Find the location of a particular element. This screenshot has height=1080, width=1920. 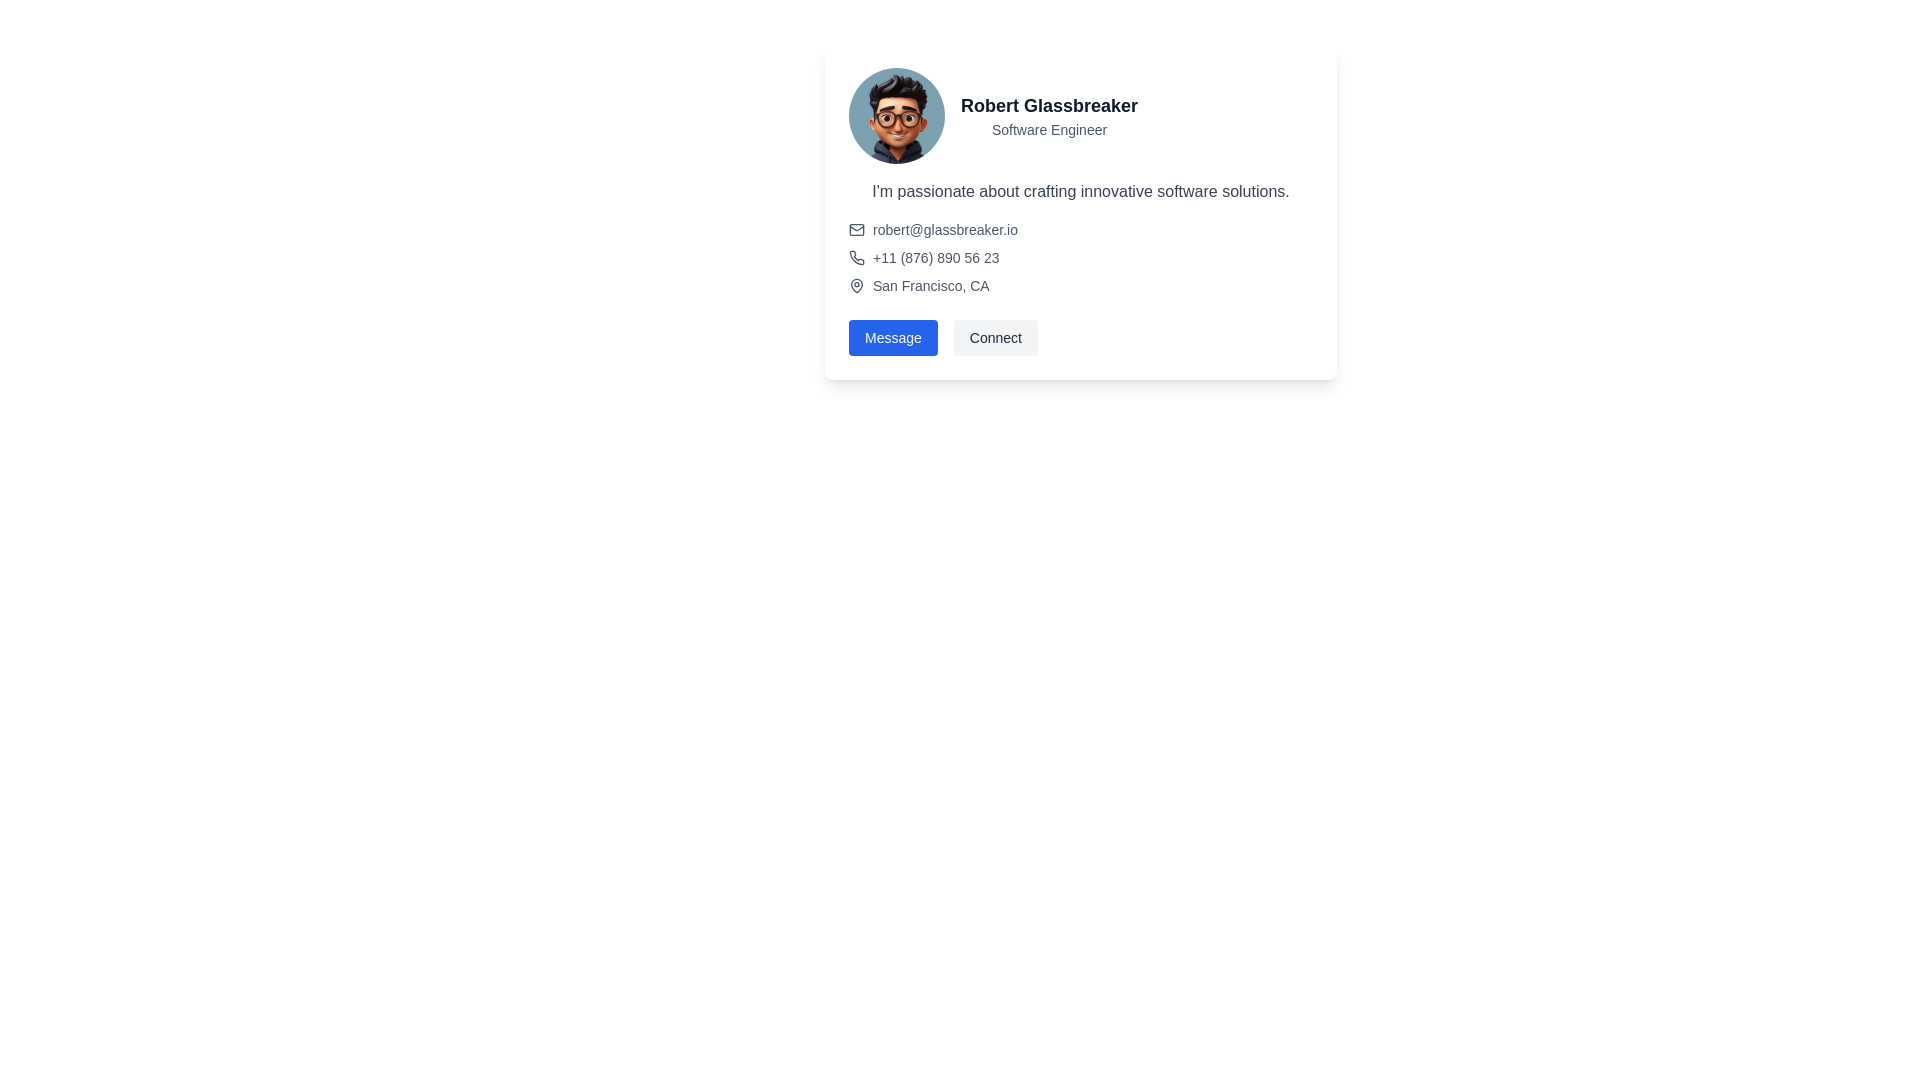

the location icon positioned to the left of the text 'San Francisco, CA' in the contact card layout is located at coordinates (857, 285).